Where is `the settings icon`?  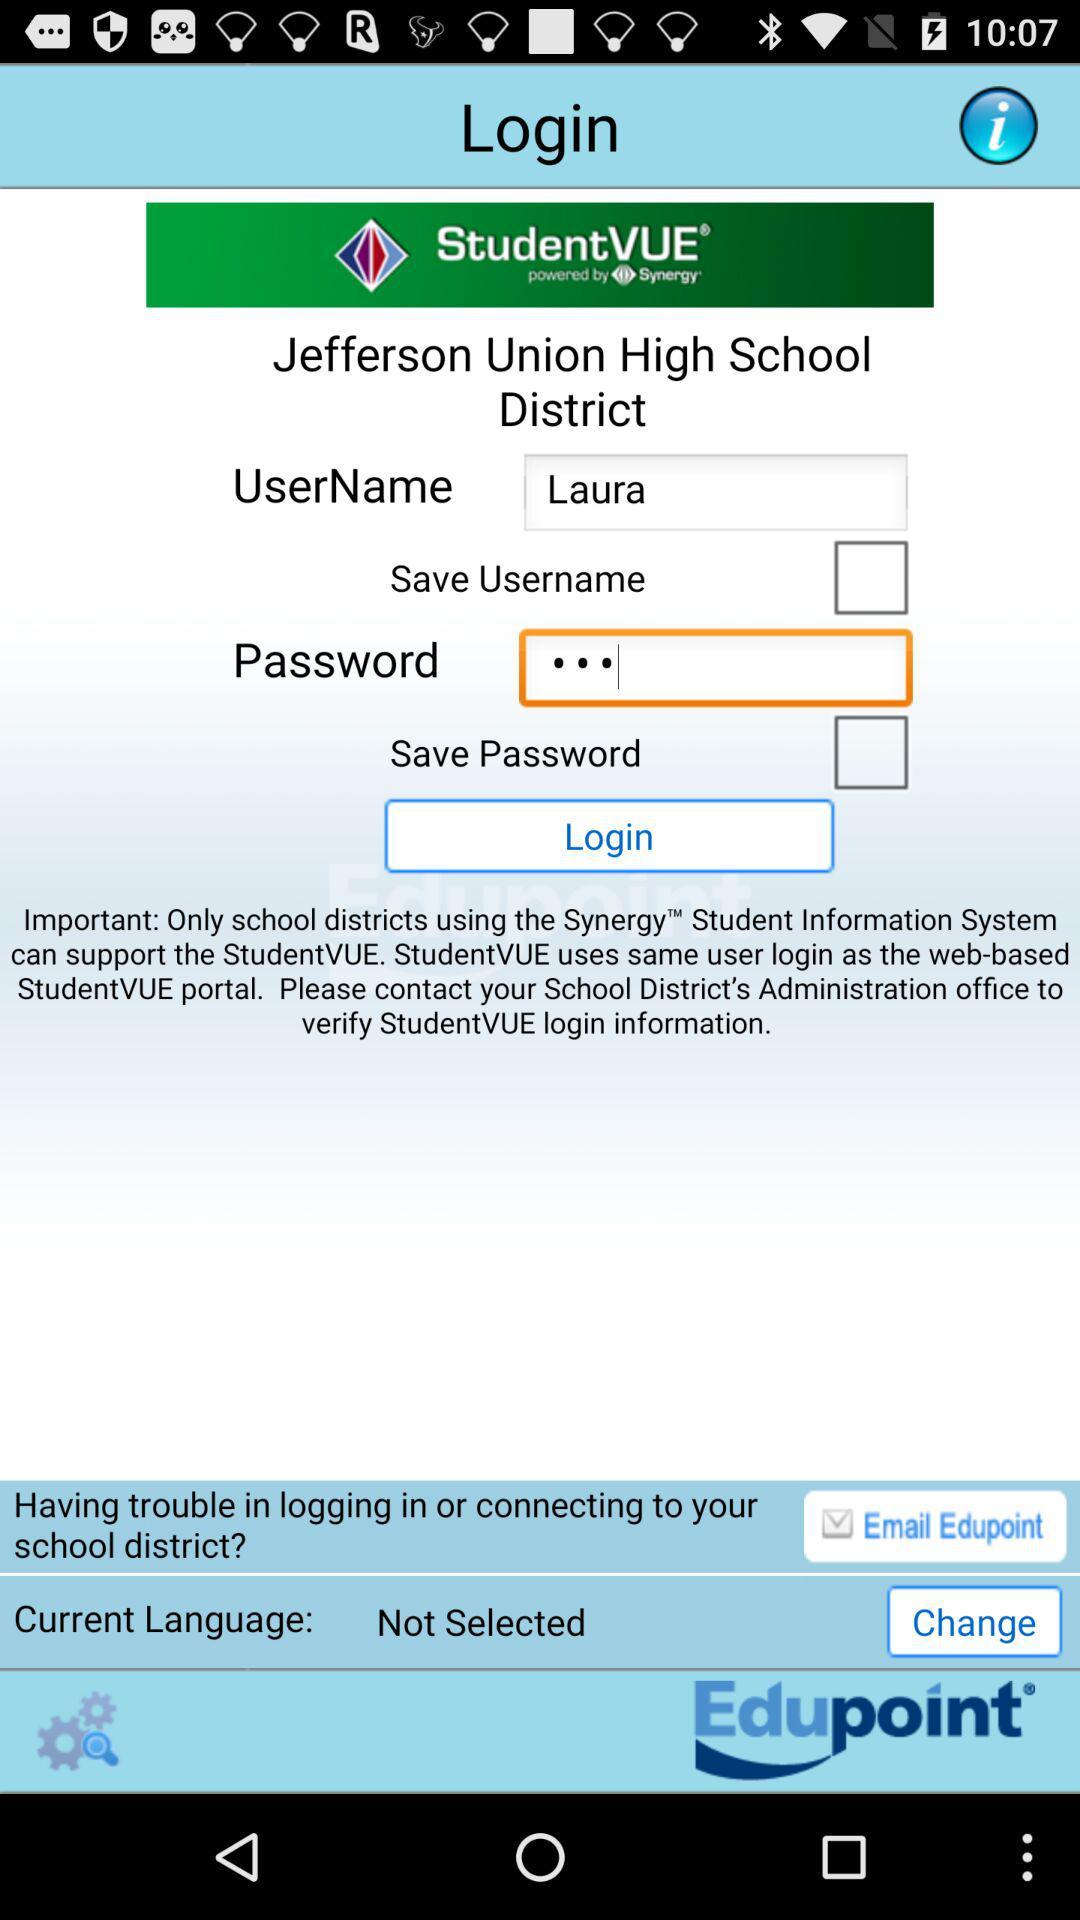
the settings icon is located at coordinates (77, 1851).